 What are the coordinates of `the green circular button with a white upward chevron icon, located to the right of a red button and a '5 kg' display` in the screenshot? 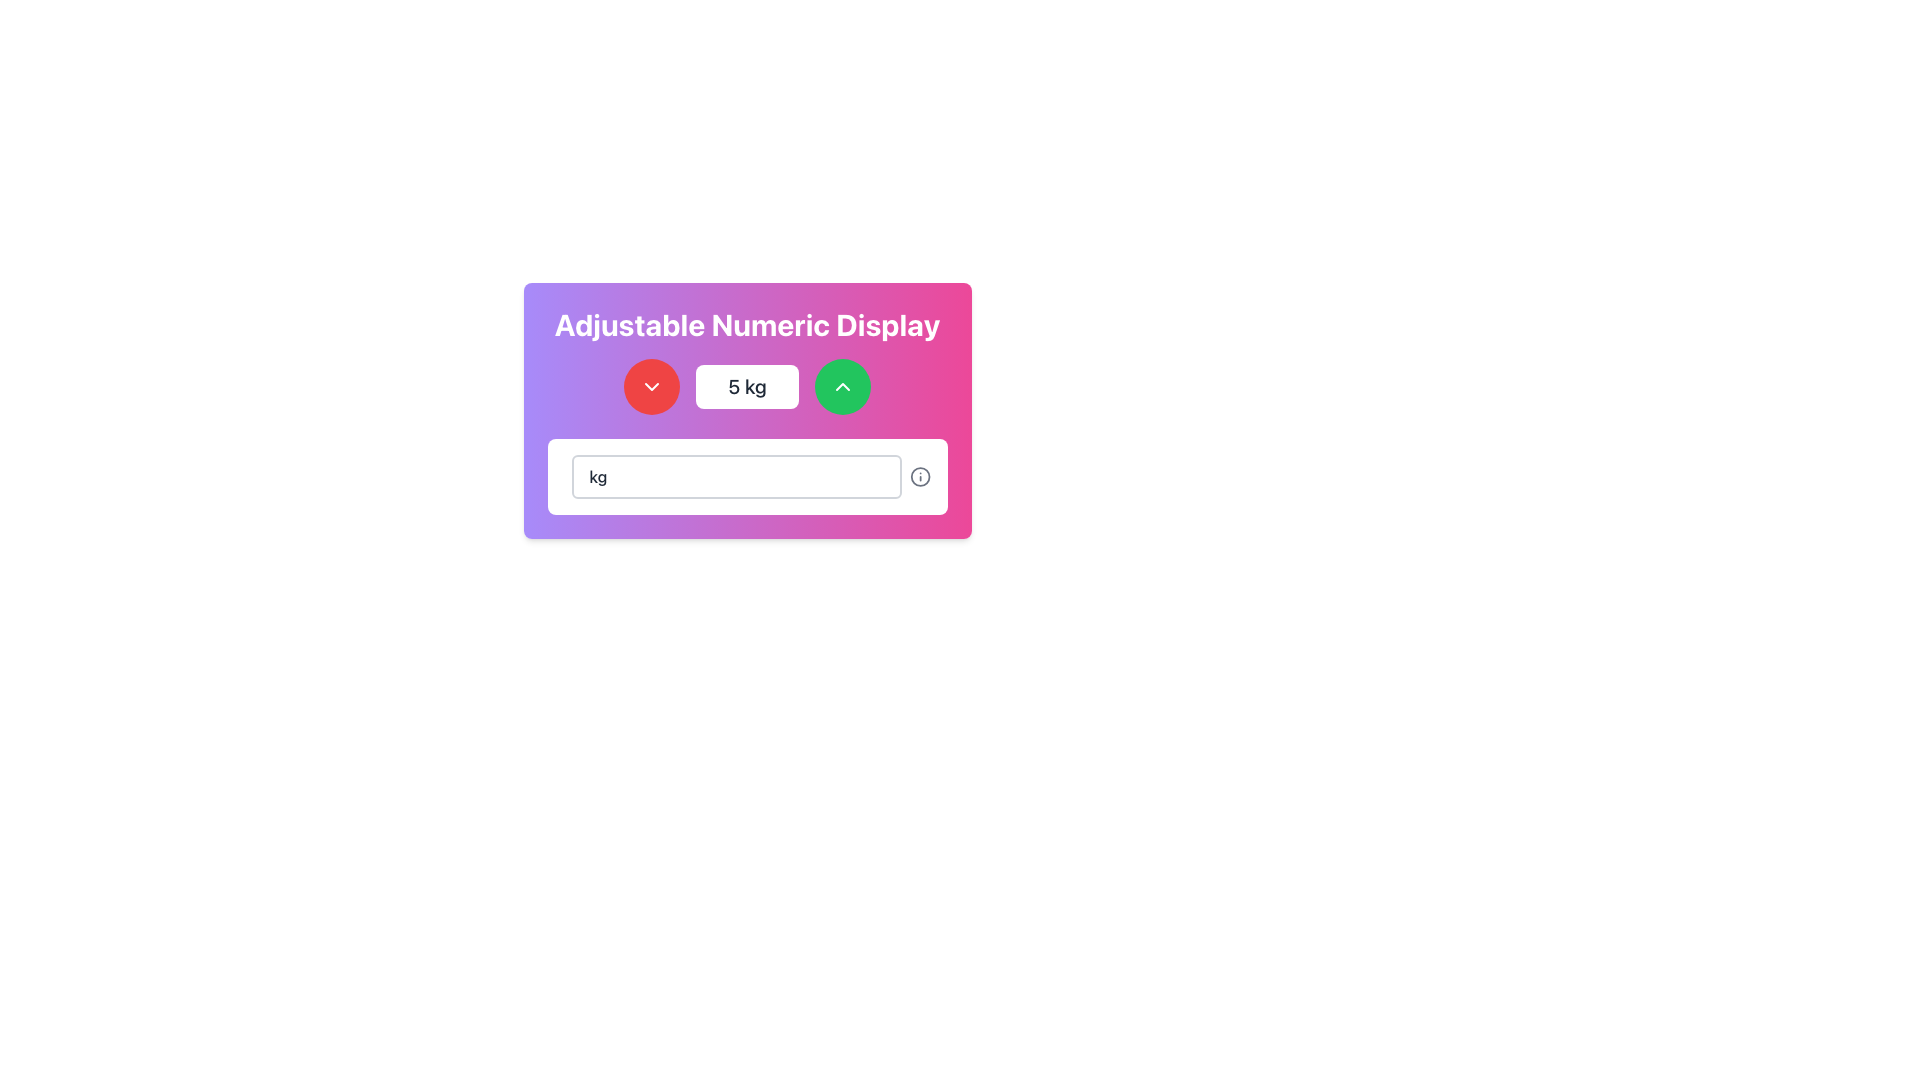 It's located at (842, 386).